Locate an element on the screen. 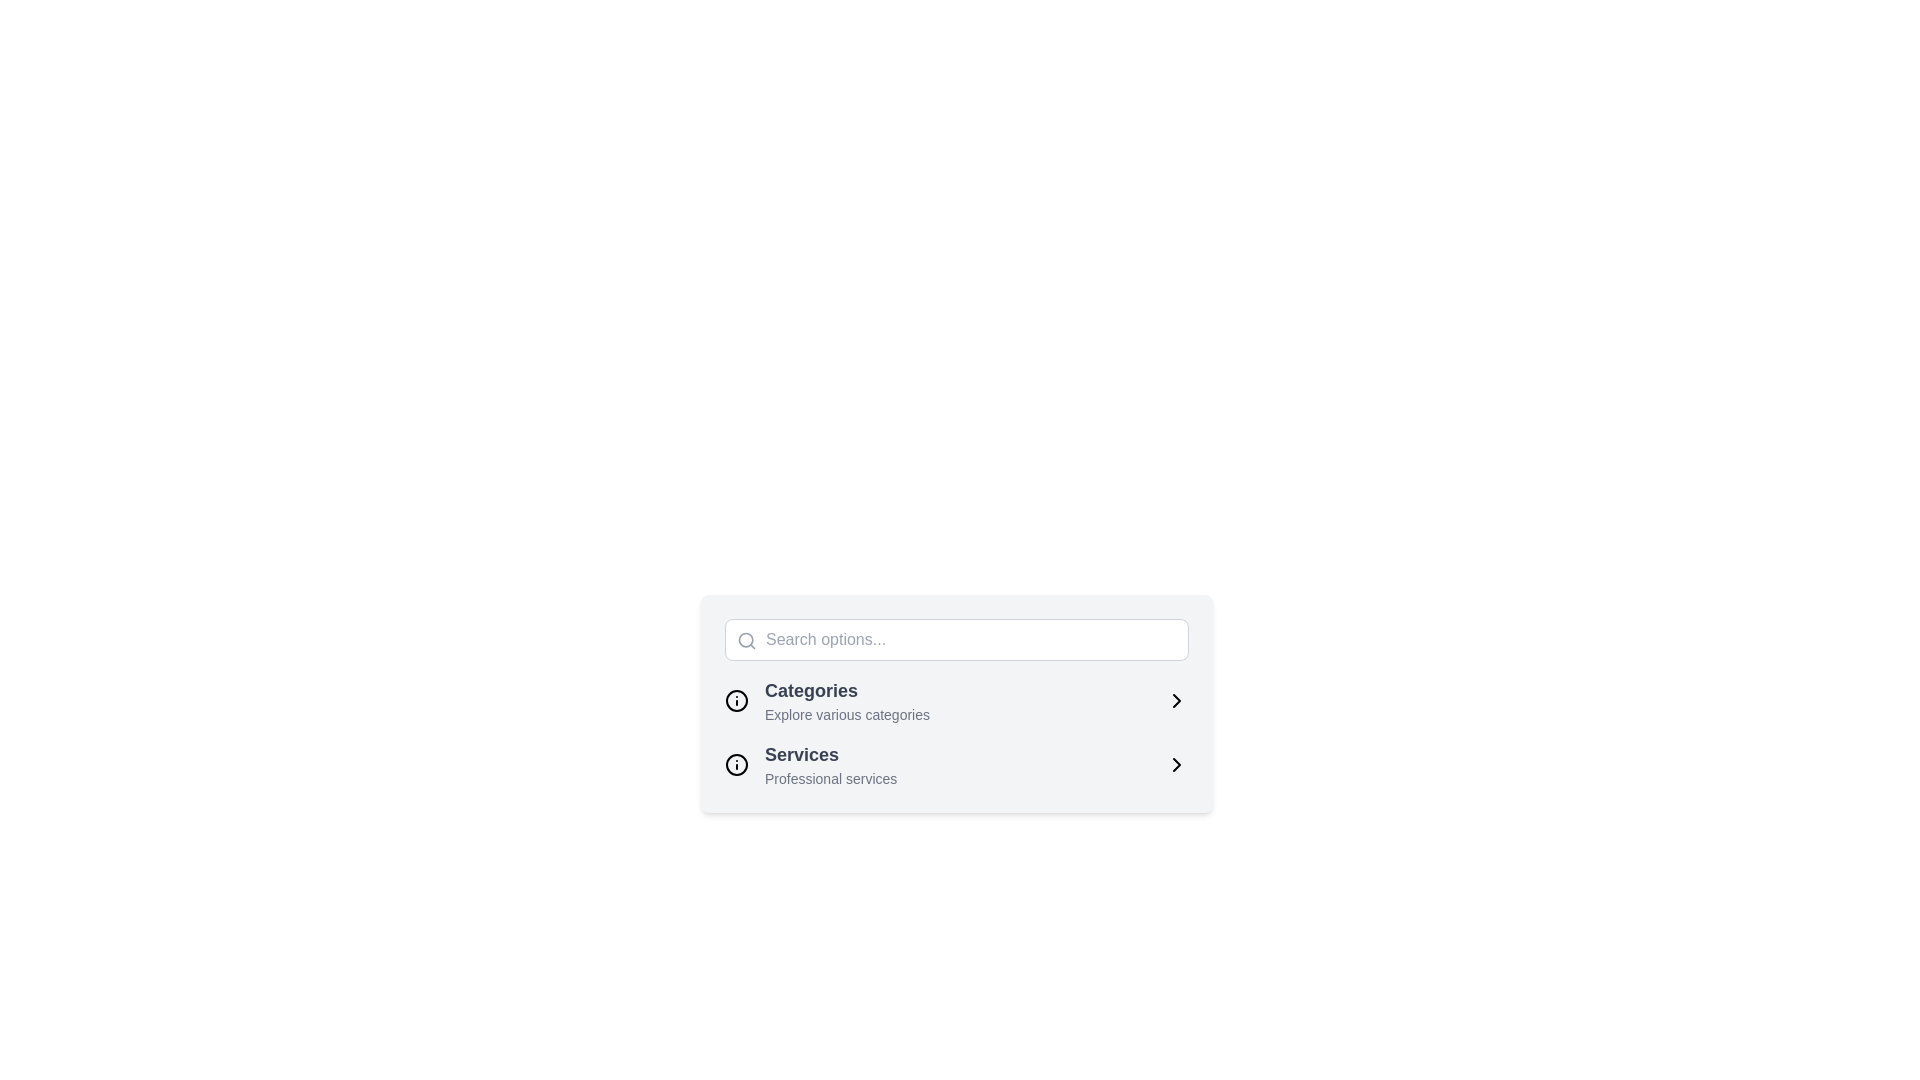 This screenshot has width=1920, height=1080. the icon representing the 'Services' category, which is located to the left of the texts 'Services' and 'Professional services' is located at coordinates (736, 764).